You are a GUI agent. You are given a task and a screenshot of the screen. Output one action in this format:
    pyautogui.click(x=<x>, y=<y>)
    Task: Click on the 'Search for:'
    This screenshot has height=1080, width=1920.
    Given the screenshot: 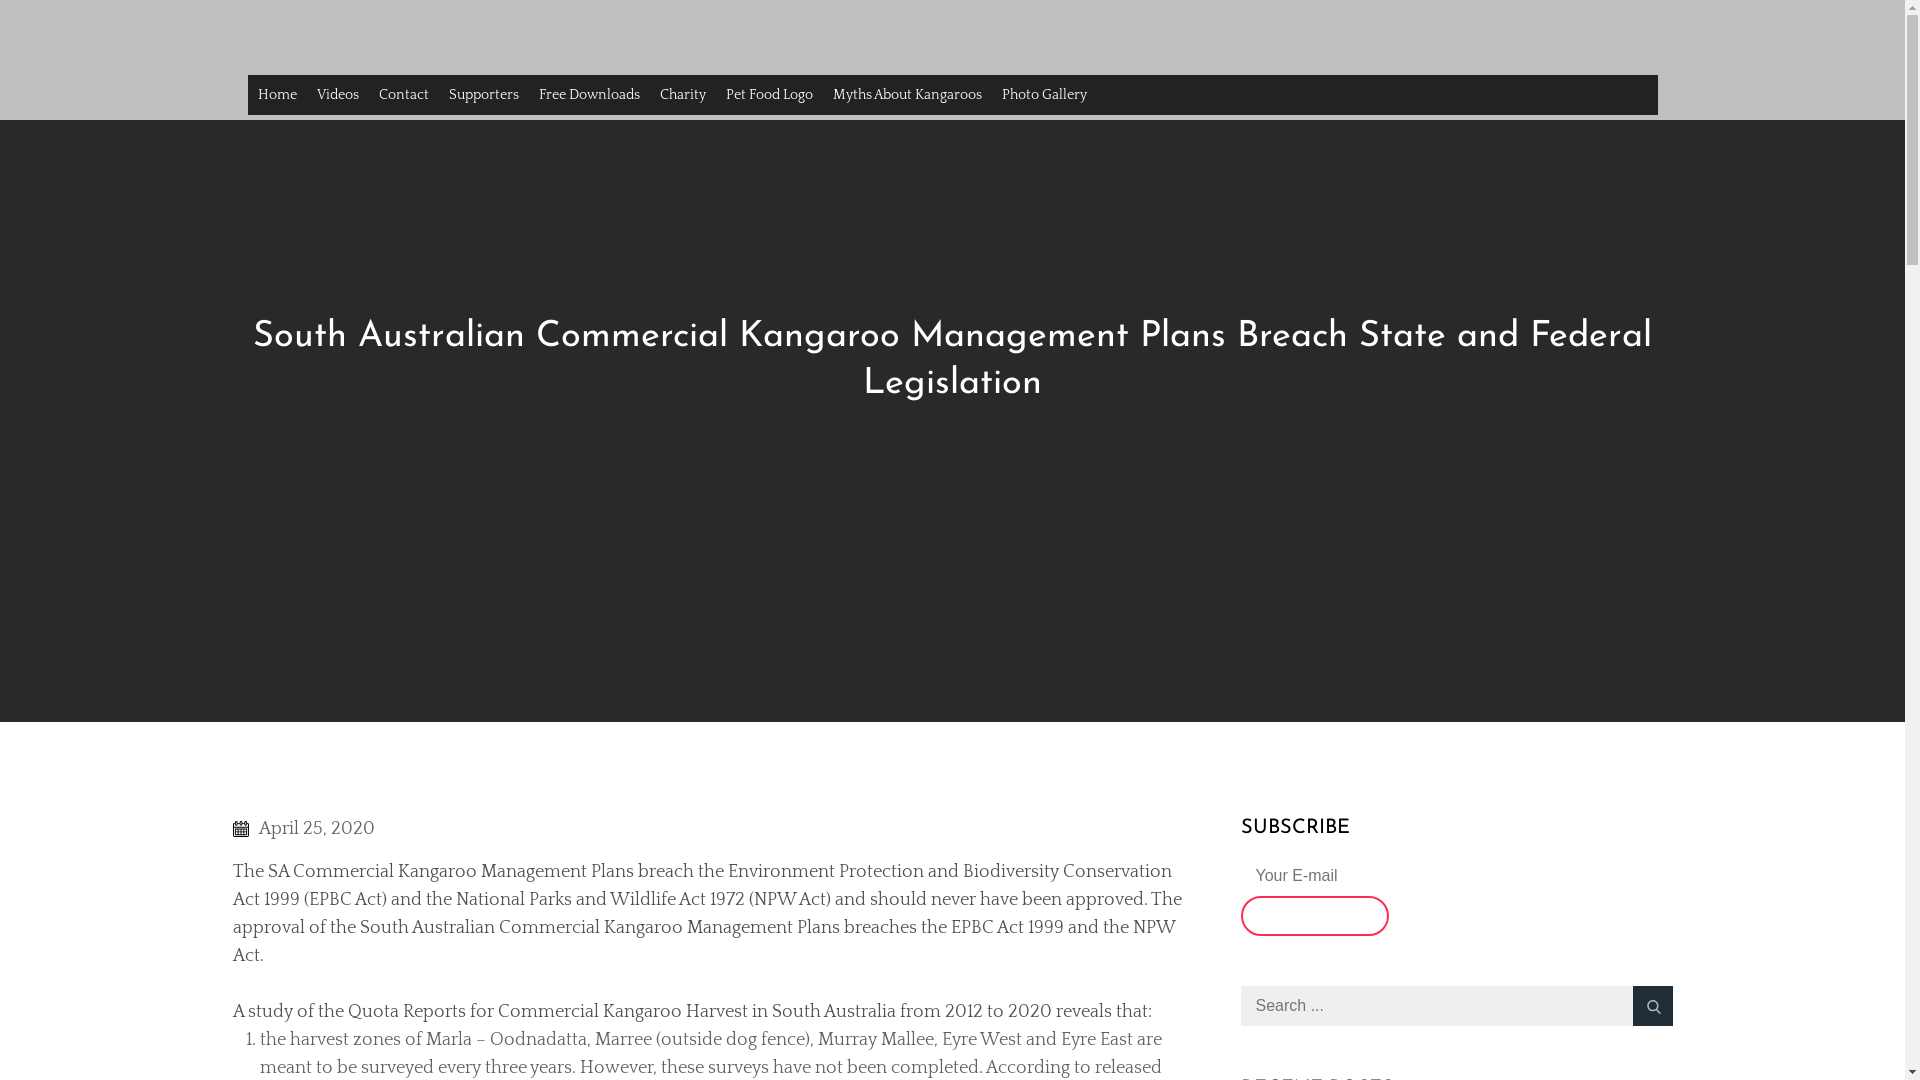 What is the action you would take?
    pyautogui.click(x=1238, y=1006)
    